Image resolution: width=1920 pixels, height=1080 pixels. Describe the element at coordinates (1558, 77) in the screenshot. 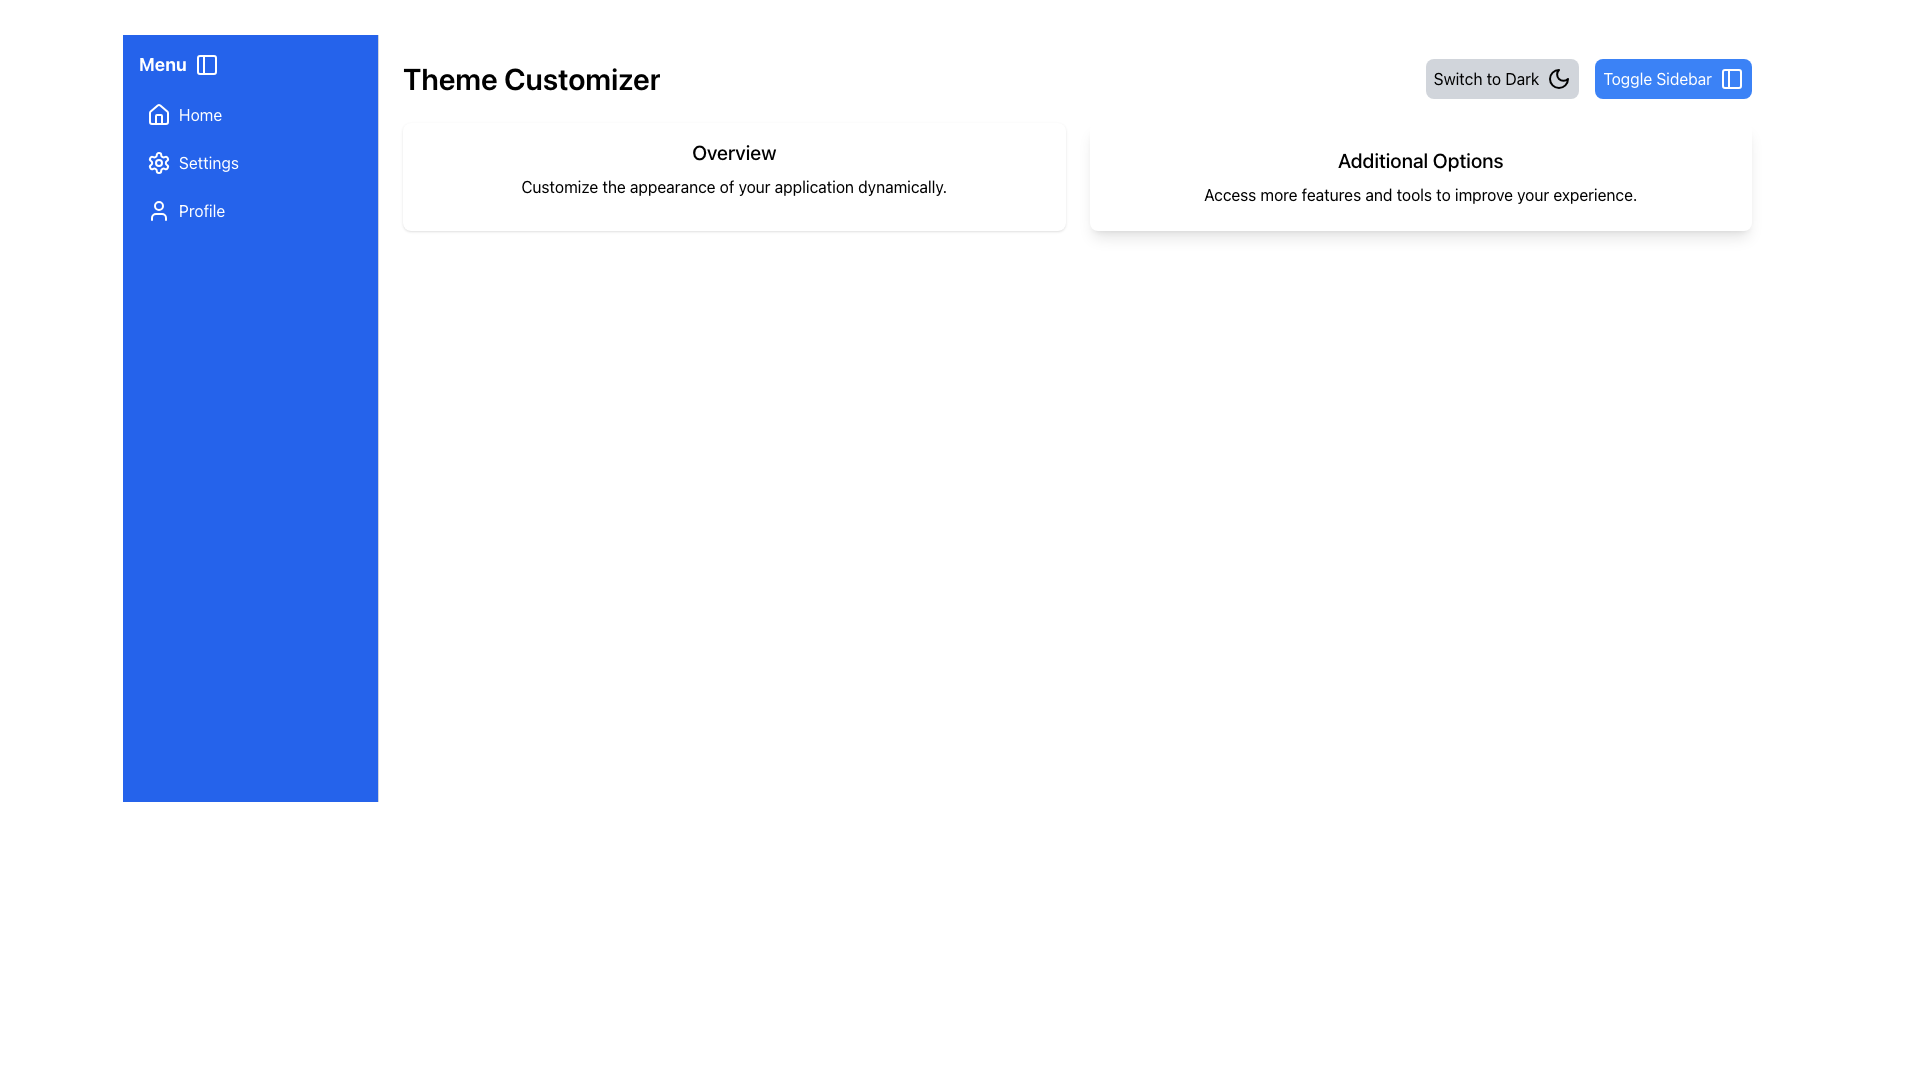

I see `the dark mode toggle icon located to the right of the 'Switch to Dark' label in the top-right section of the interface` at that location.